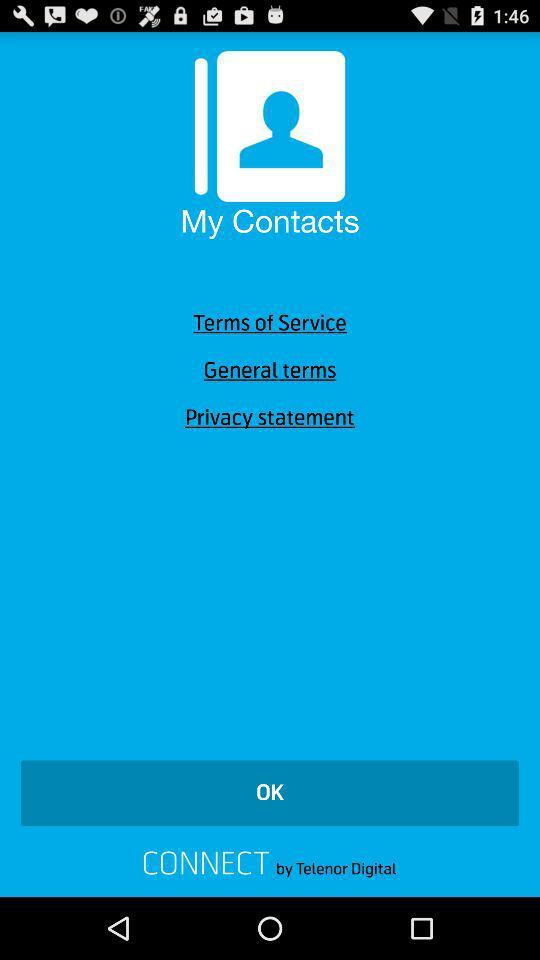 Image resolution: width=540 pixels, height=960 pixels. What do you see at coordinates (270, 416) in the screenshot?
I see `the icon above ok icon` at bounding box center [270, 416].